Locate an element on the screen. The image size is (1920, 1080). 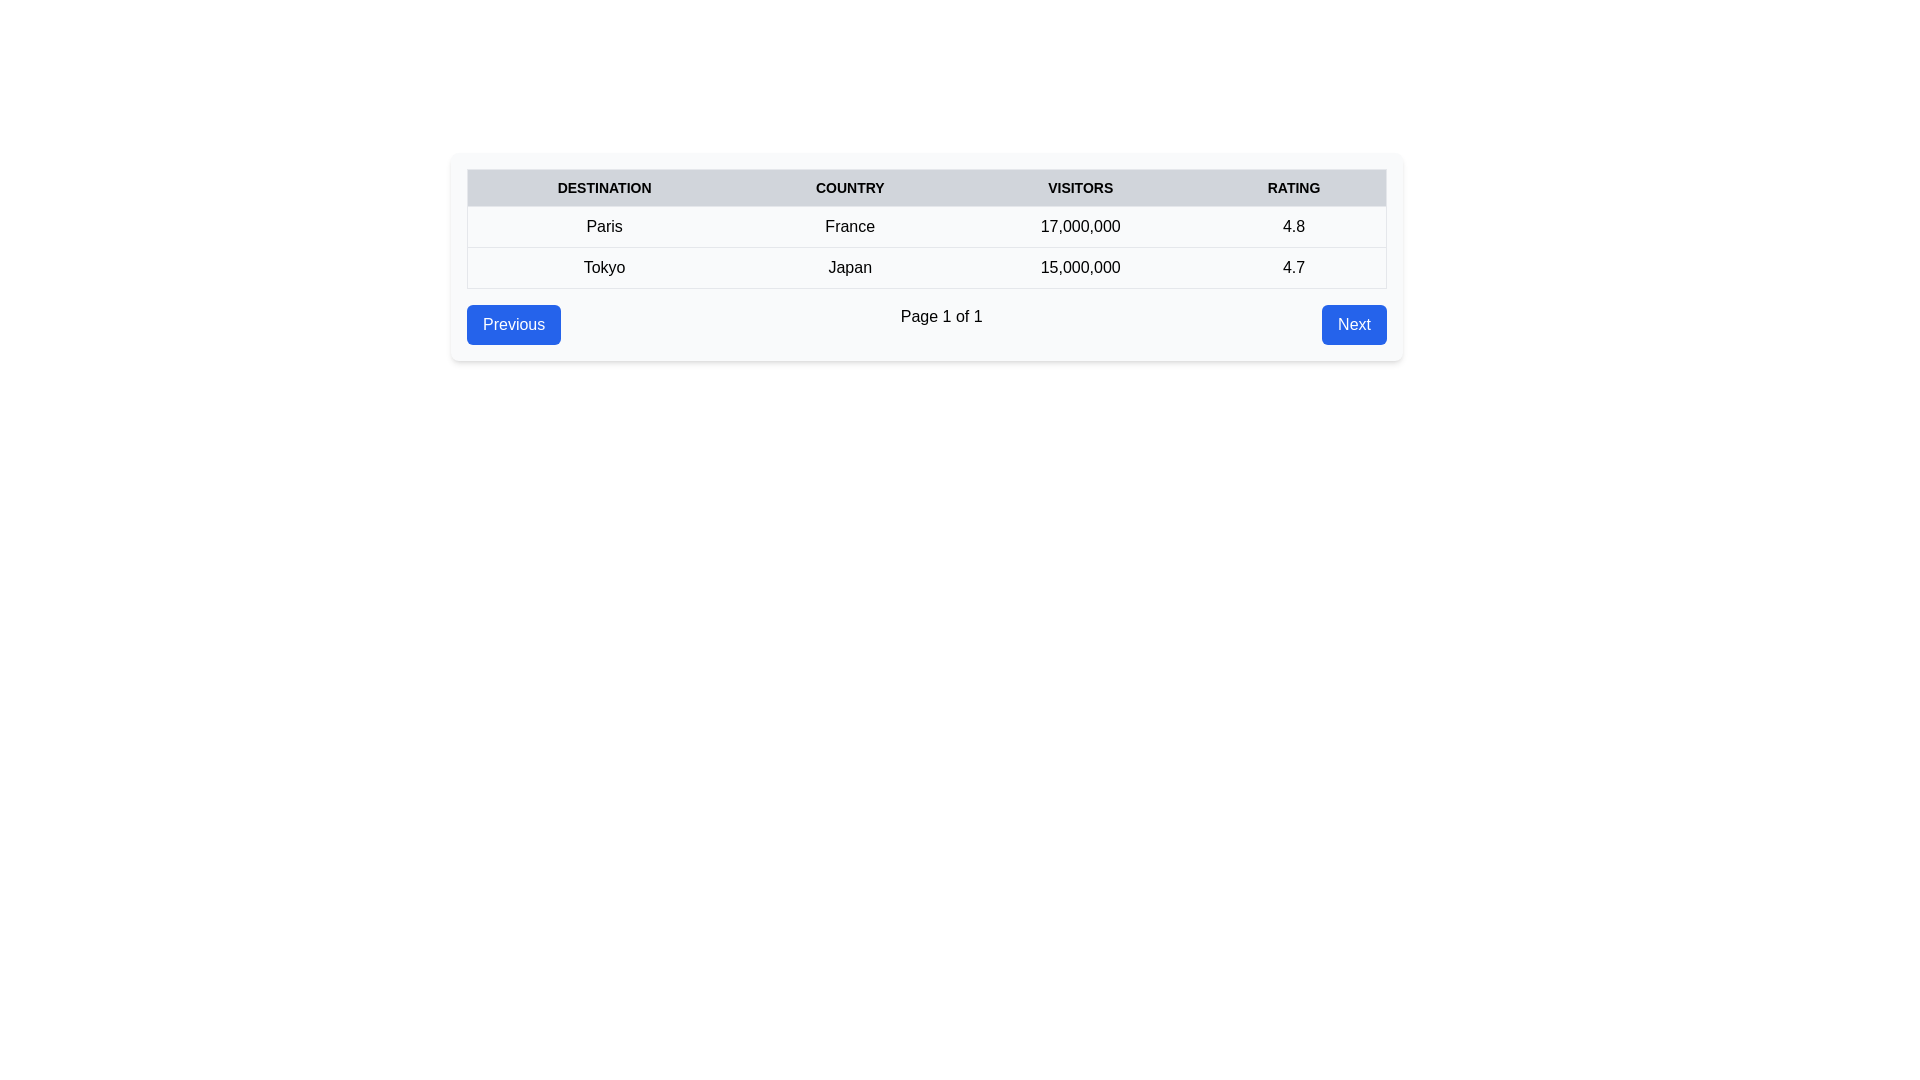
the static text element titled 'DESTINATION', which is the first column header in a table, styled in uppercase and bold is located at coordinates (603, 188).